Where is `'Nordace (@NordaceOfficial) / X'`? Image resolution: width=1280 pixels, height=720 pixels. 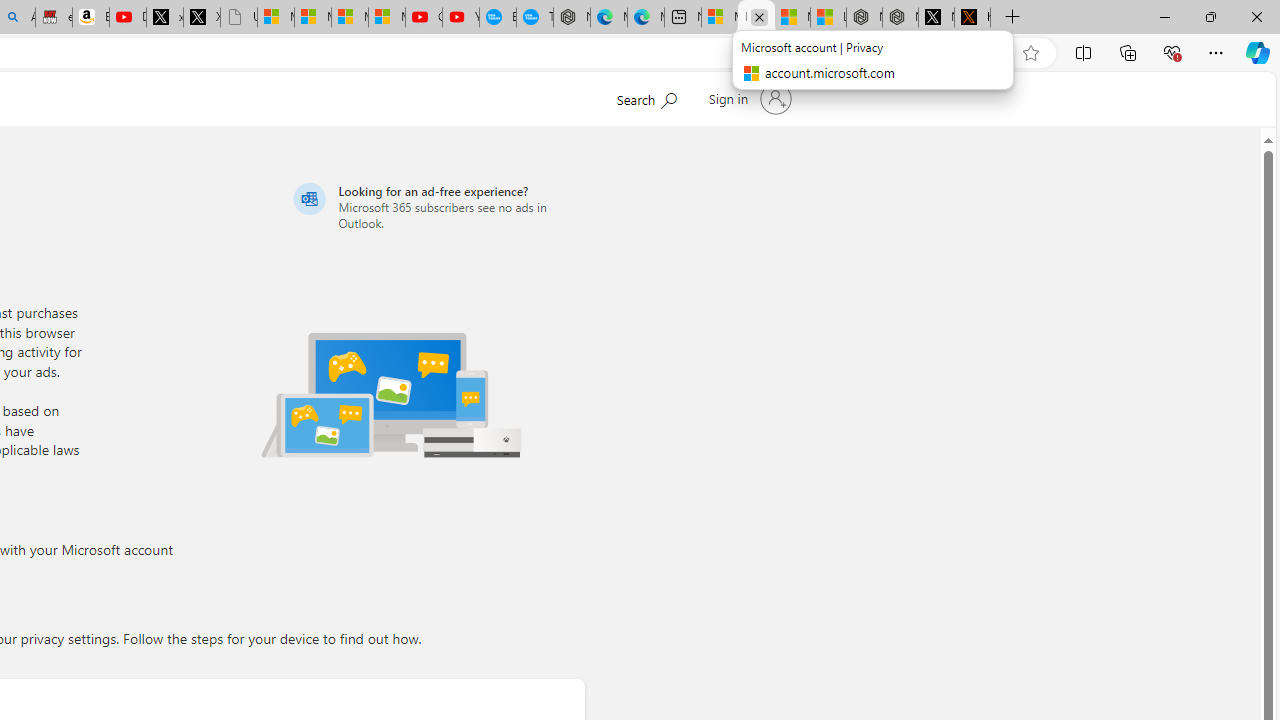 'Nordace (@NordaceOfficial) / X' is located at coordinates (935, 17).